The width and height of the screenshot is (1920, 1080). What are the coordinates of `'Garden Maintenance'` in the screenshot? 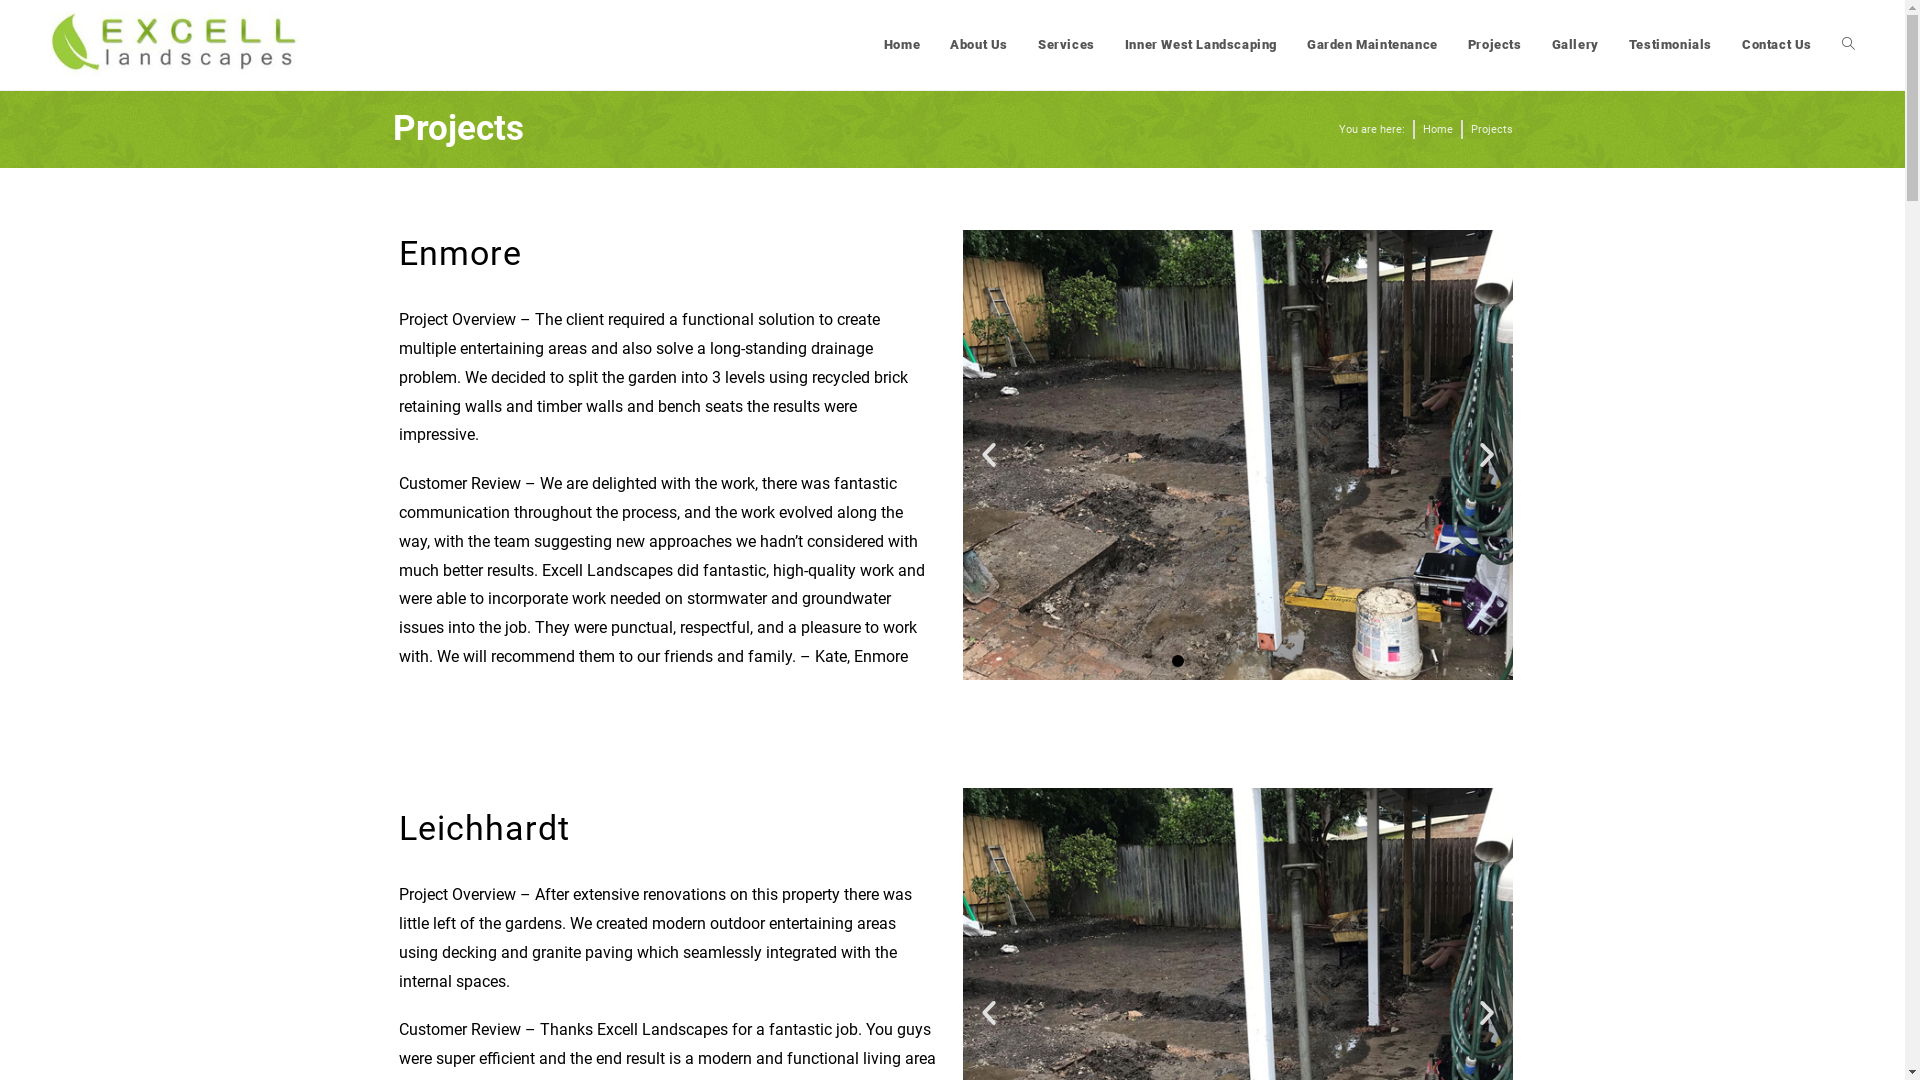 It's located at (1371, 45).